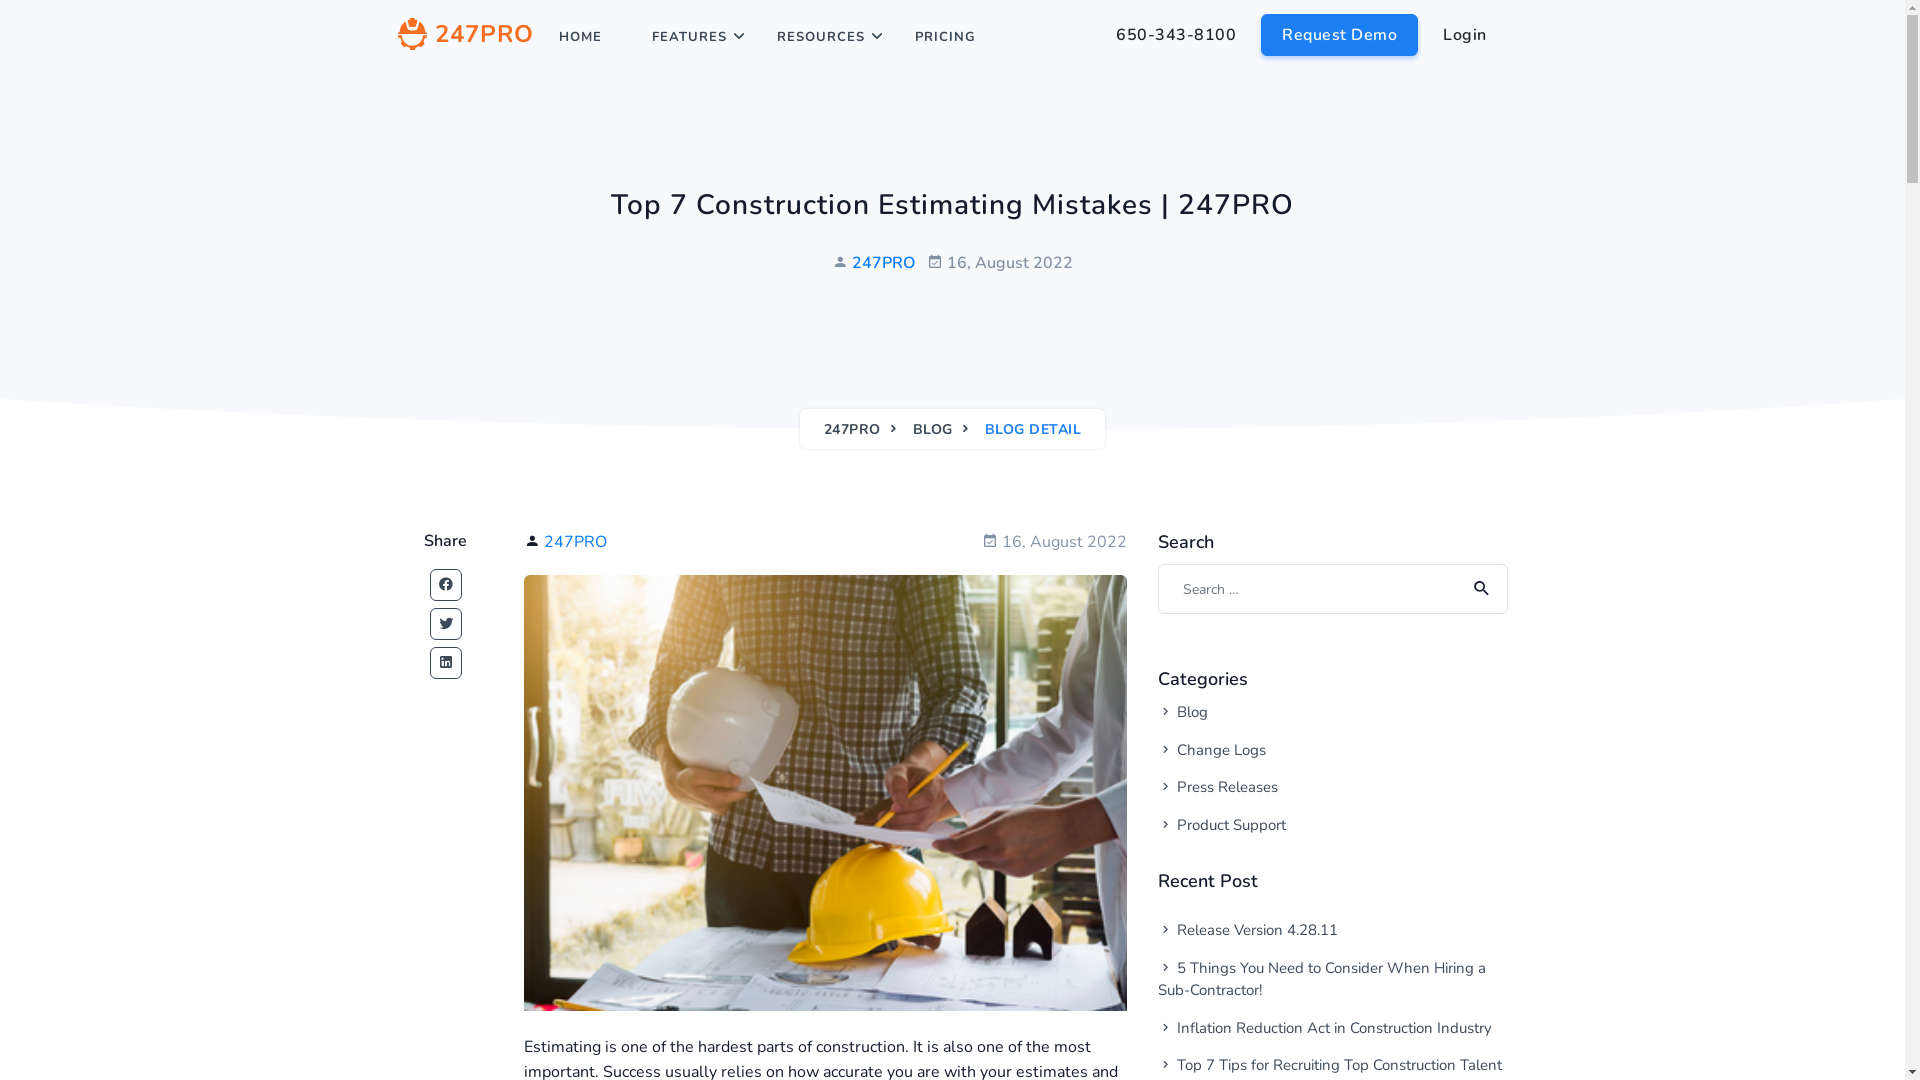 Image resolution: width=1920 pixels, height=1080 pixels. I want to click on 'Blog', so click(1289, 711).